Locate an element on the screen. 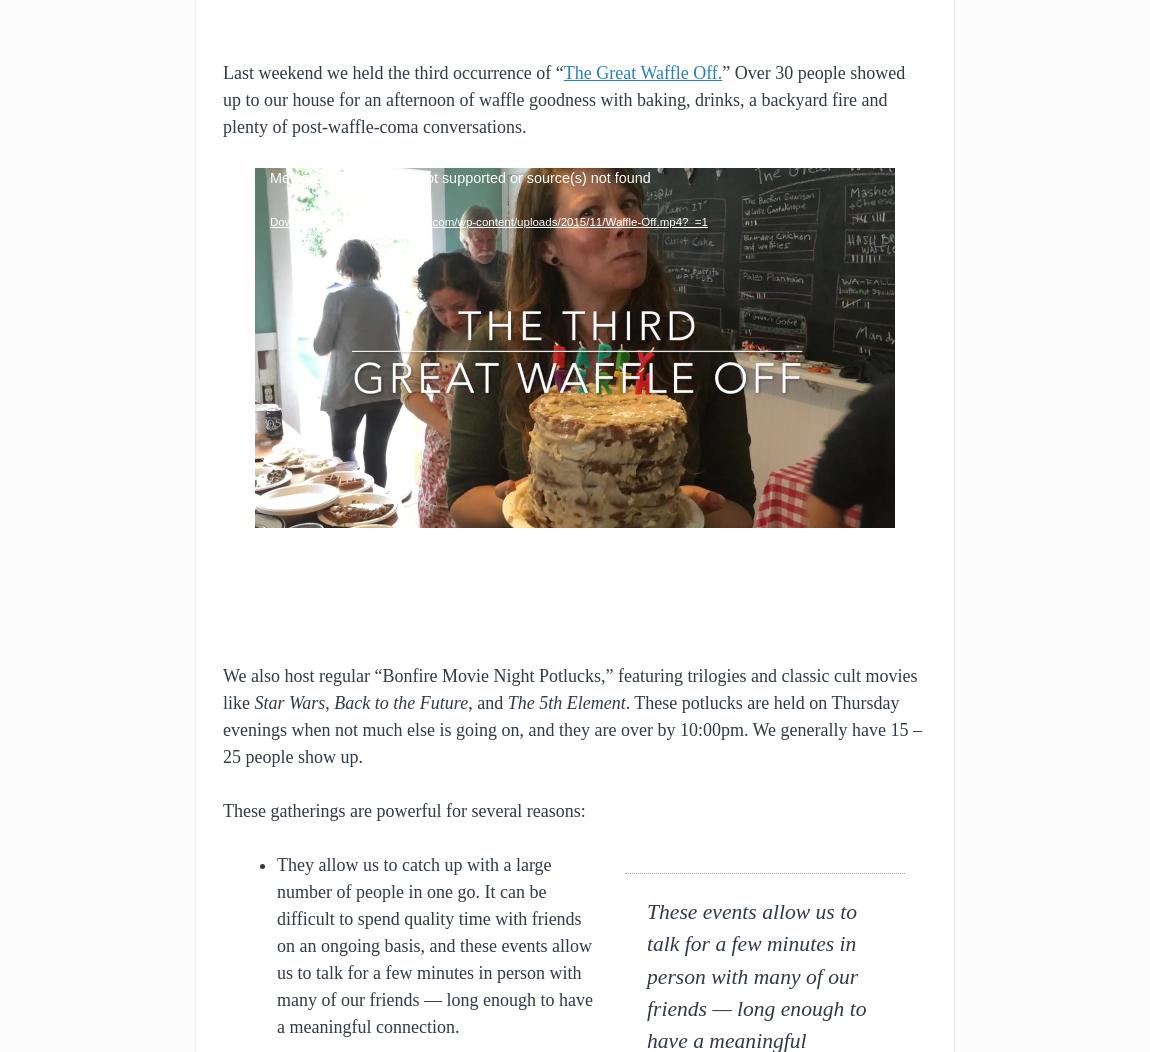 This screenshot has width=1150, height=1052. 'These gatherings are powerful for several reasons:' is located at coordinates (403, 810).